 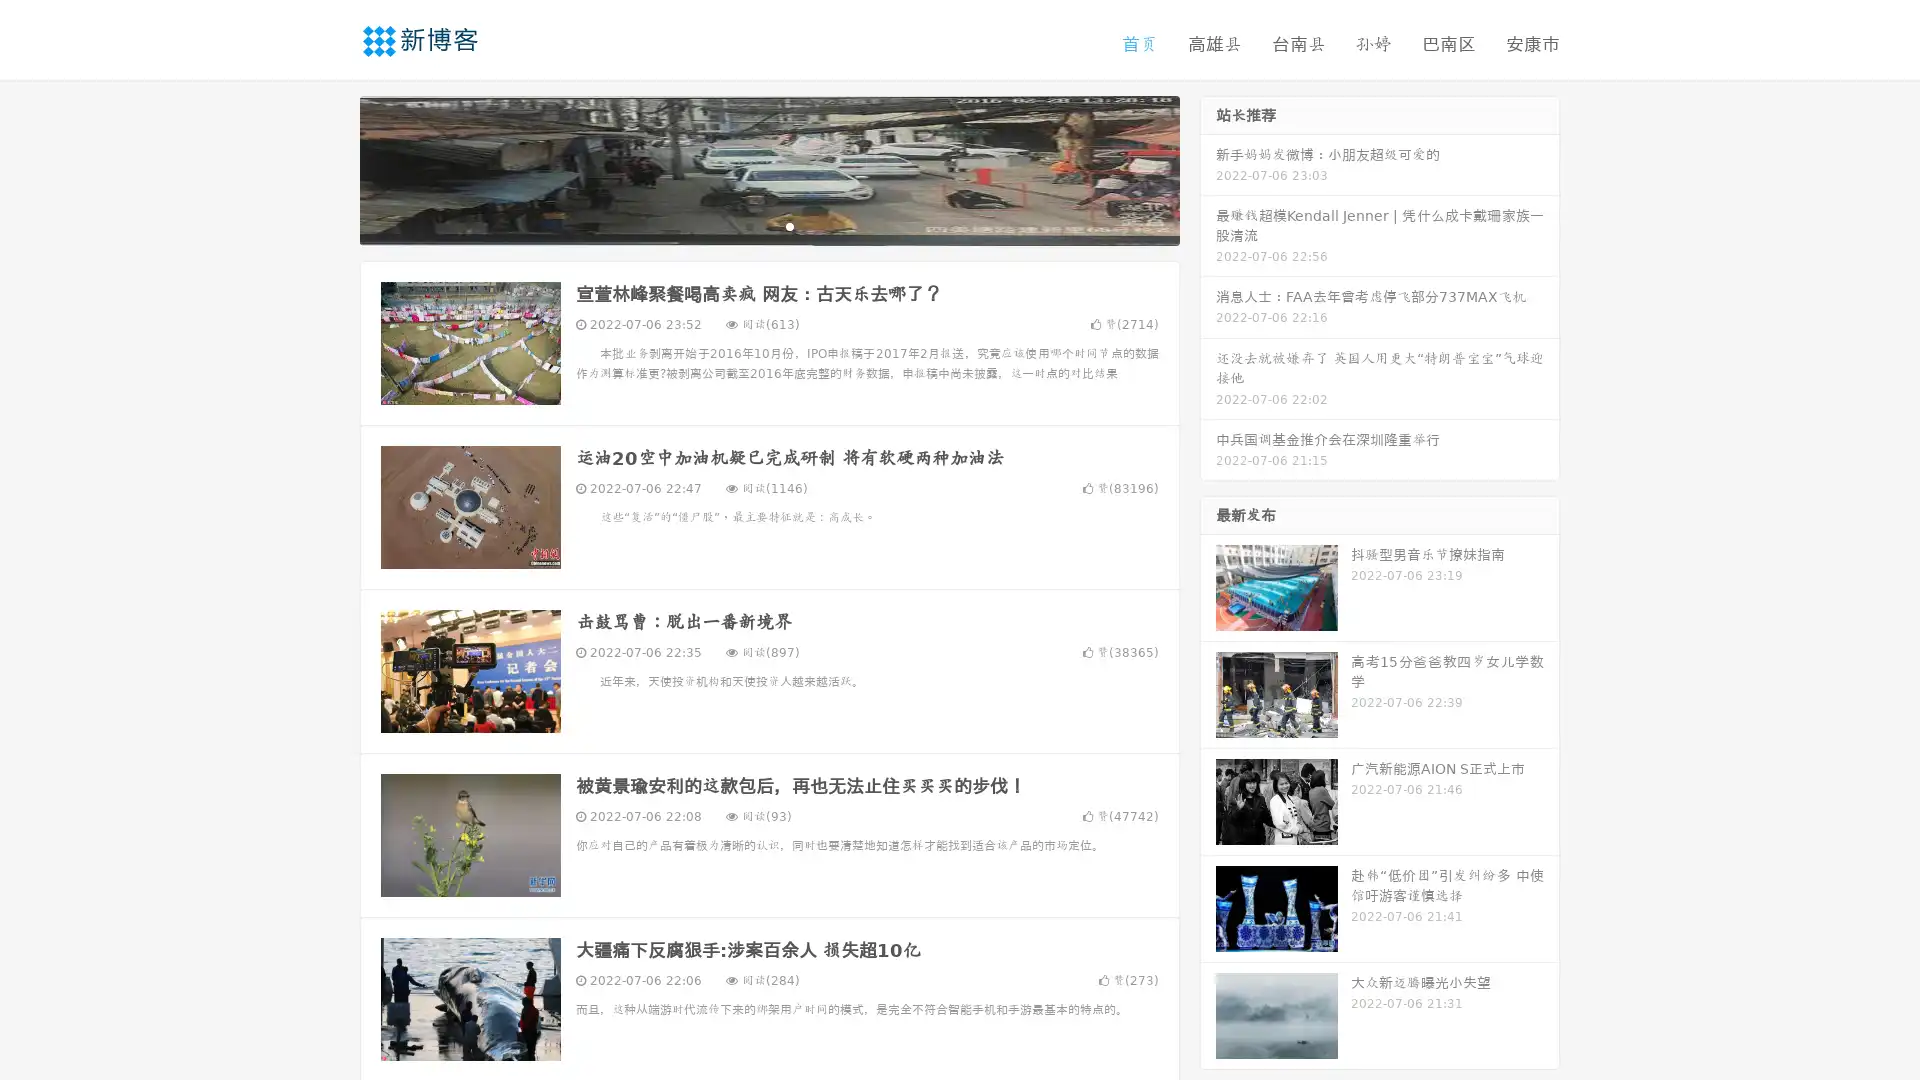 I want to click on Go to slide 3, so click(x=789, y=225).